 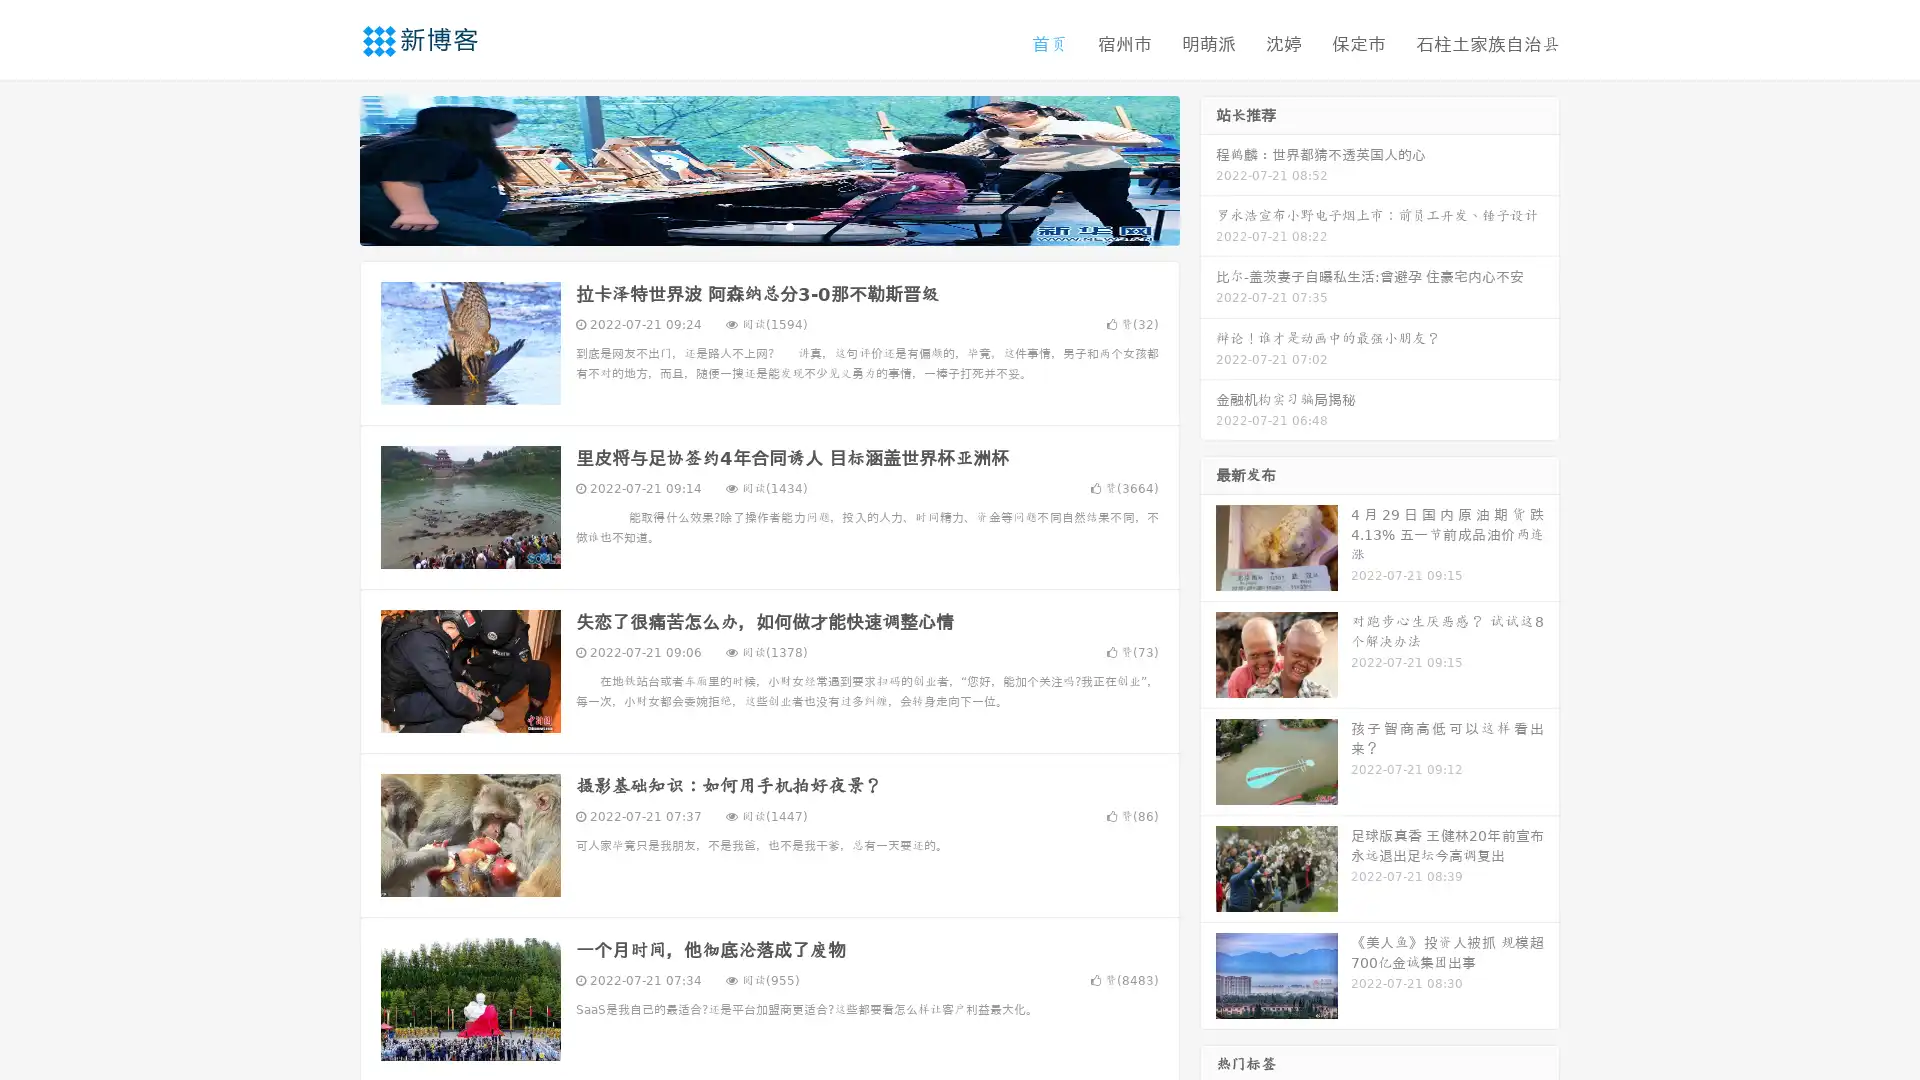 What do you see at coordinates (789, 225) in the screenshot?
I see `Go to slide 3` at bounding box center [789, 225].